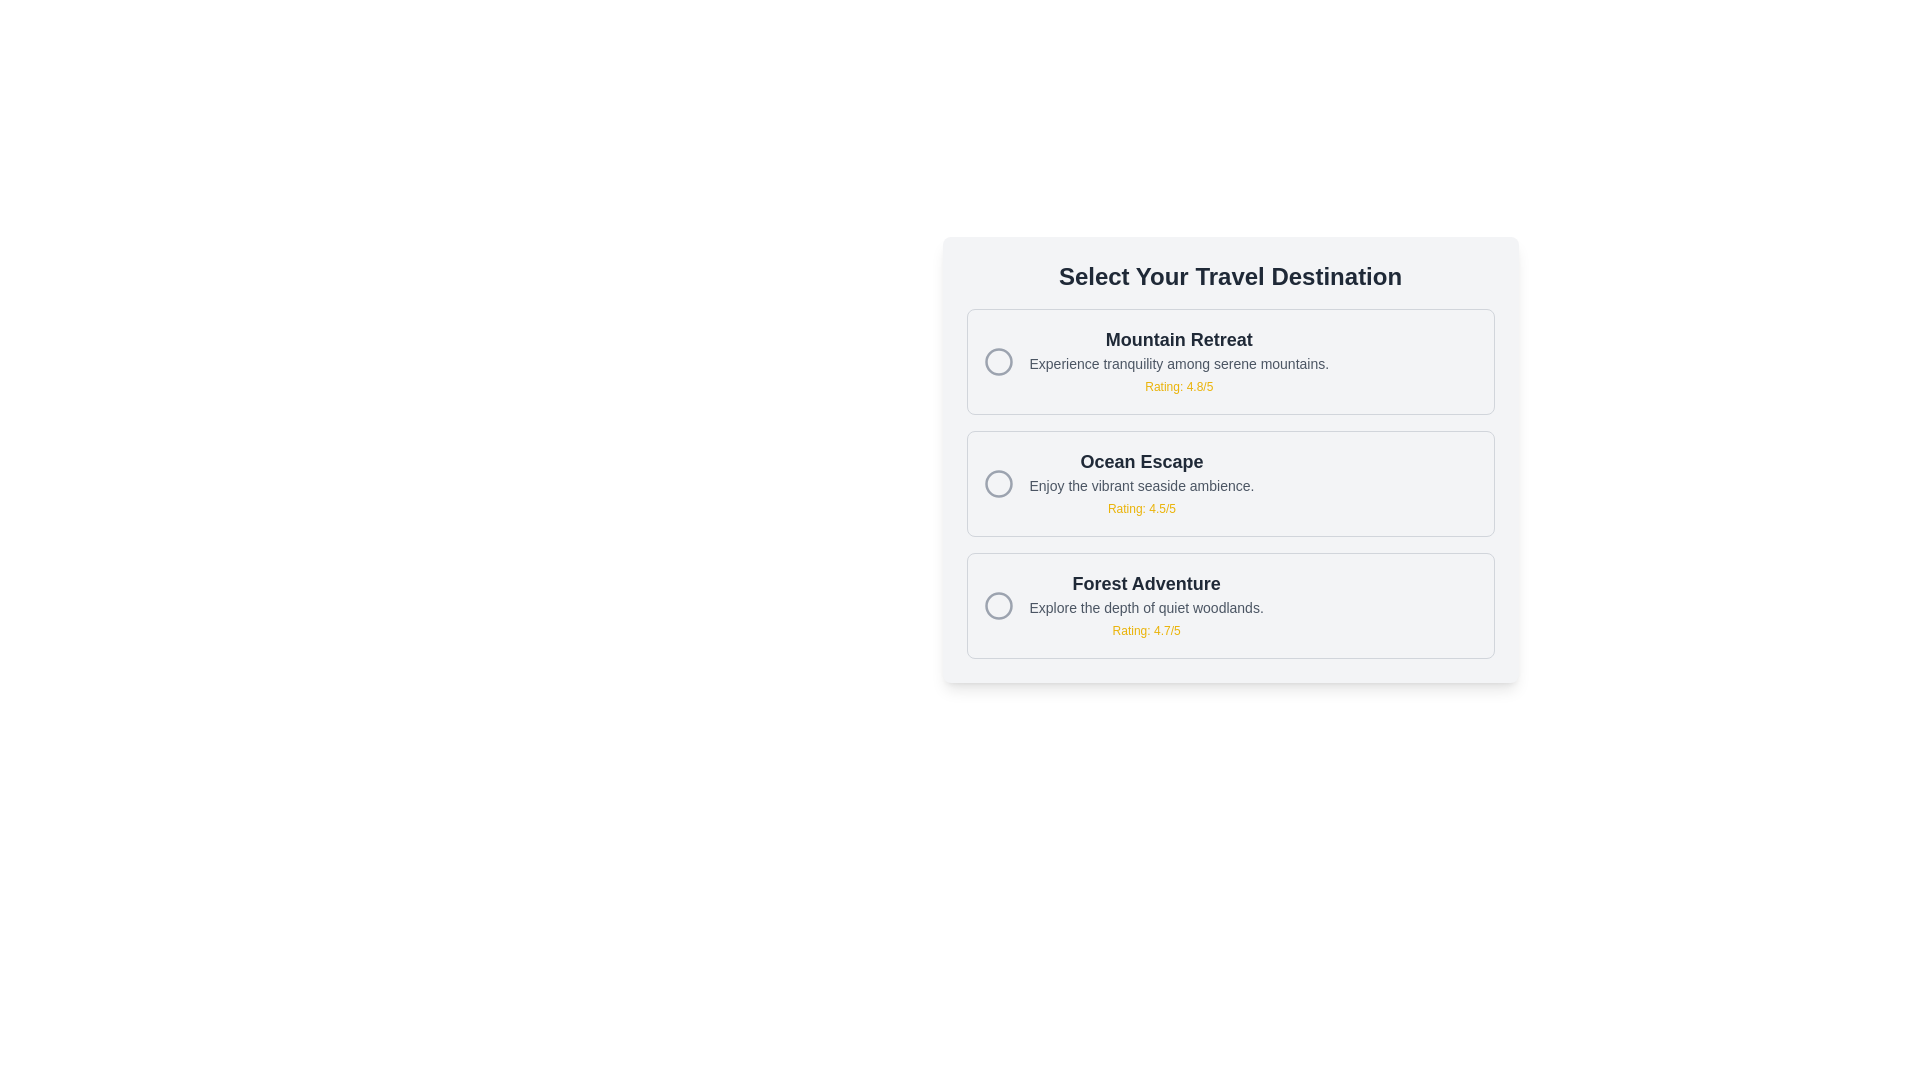  Describe the element at coordinates (1229, 604) in the screenshot. I see `the selectable list item component with the title 'Forest Adventure'` at that location.